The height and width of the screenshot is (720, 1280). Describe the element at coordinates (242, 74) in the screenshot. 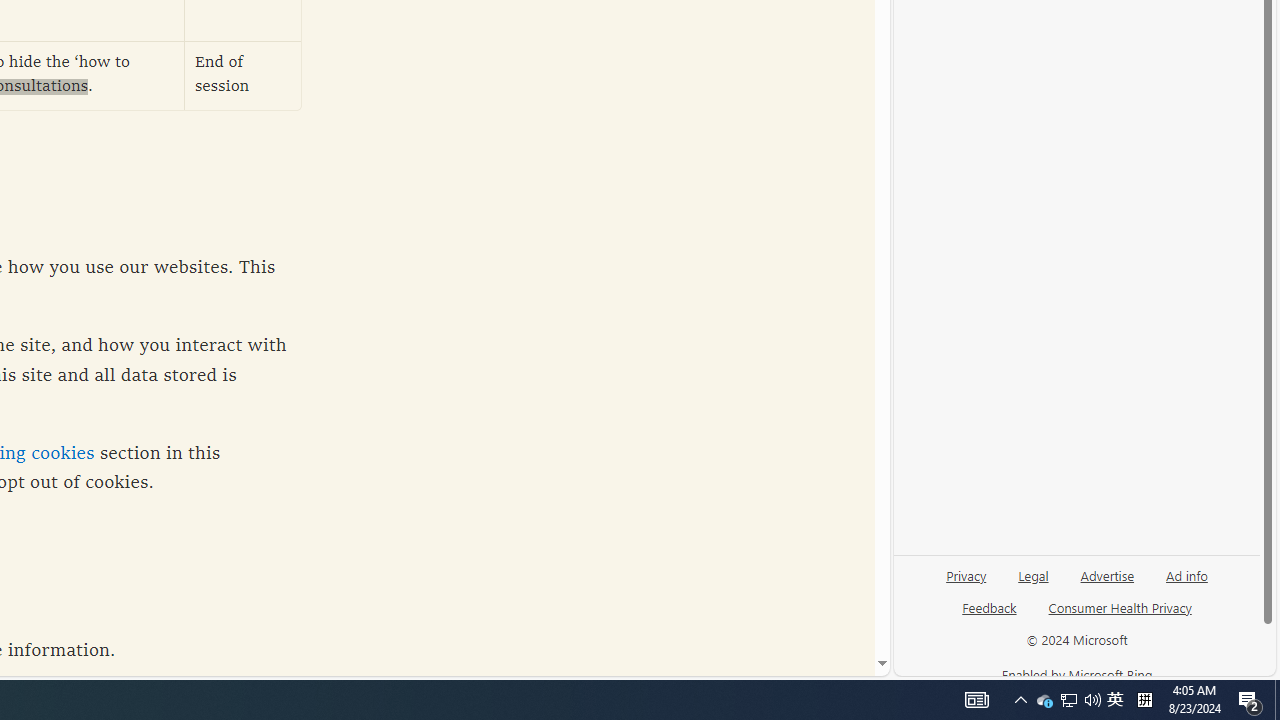

I see `'End of session'` at that location.